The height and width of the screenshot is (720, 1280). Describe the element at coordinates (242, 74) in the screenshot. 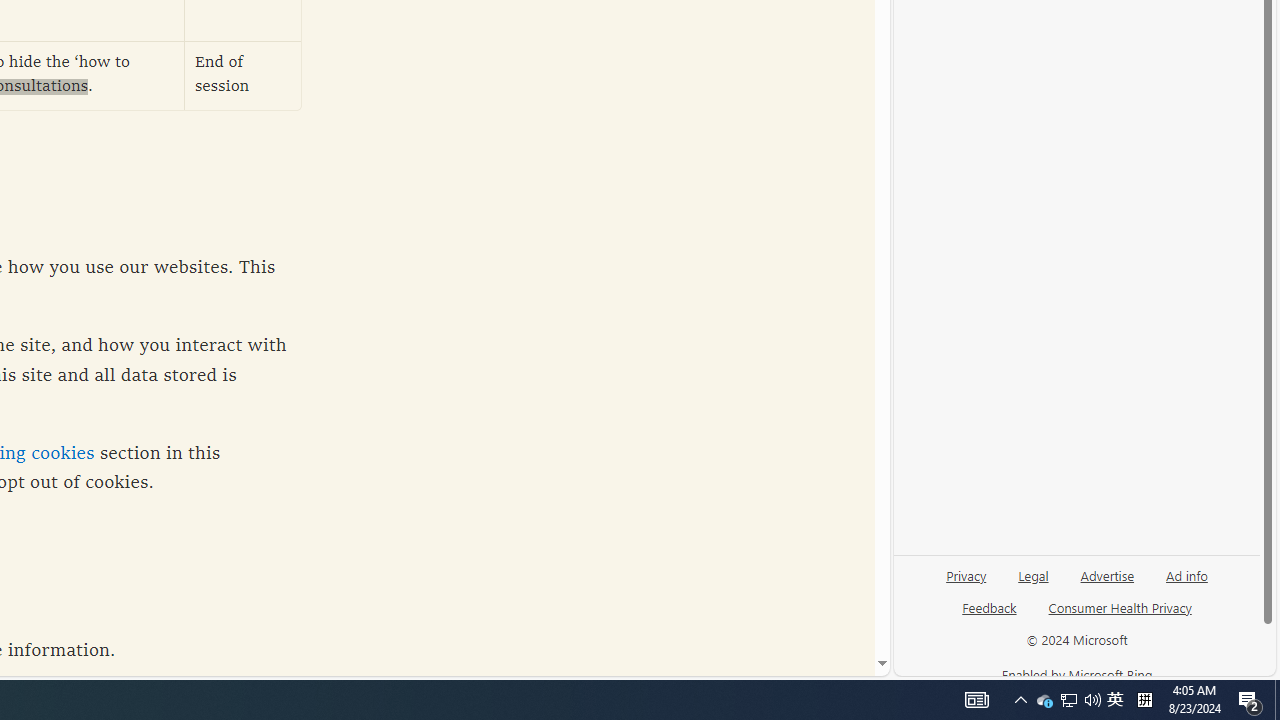

I see `'End of session'` at that location.